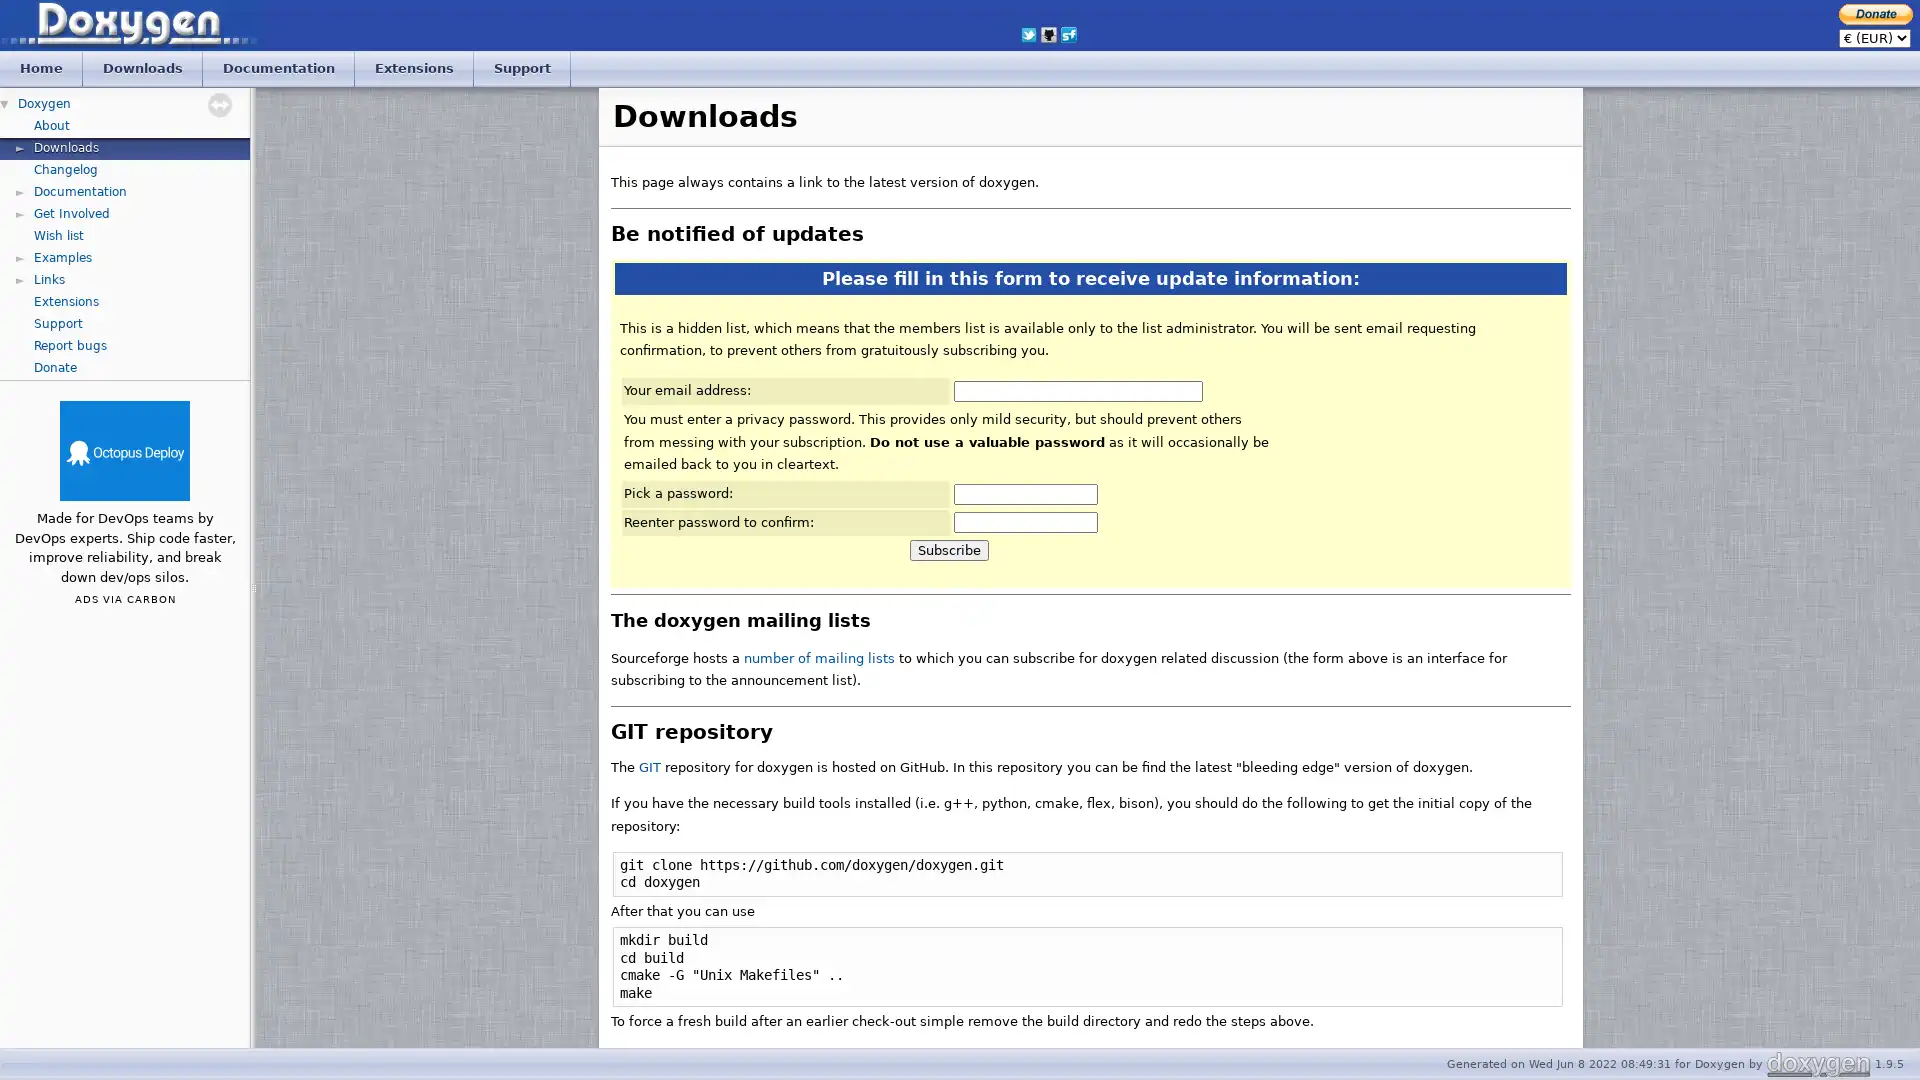  I want to click on Subscribe, so click(948, 550).